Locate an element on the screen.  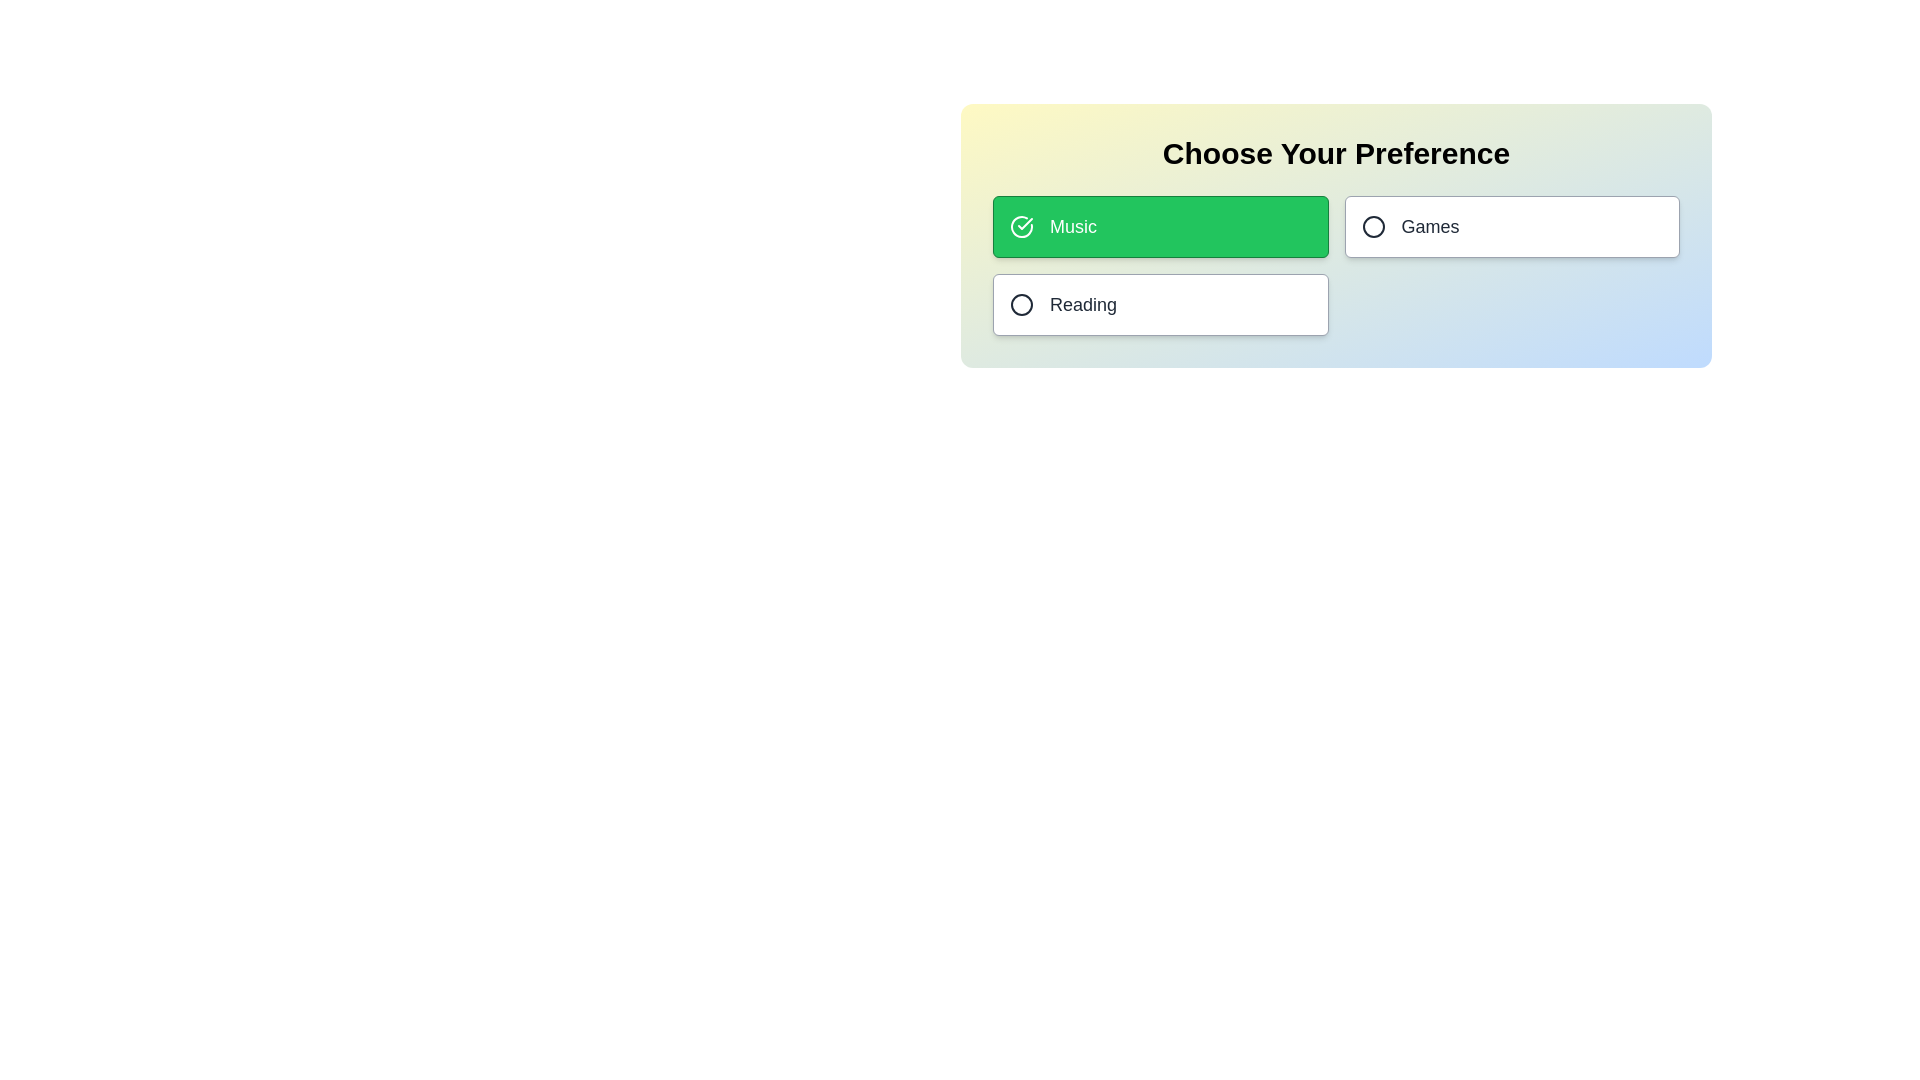
the 'Music' selection button located in the top-left corner of the grid layout is located at coordinates (1160, 226).